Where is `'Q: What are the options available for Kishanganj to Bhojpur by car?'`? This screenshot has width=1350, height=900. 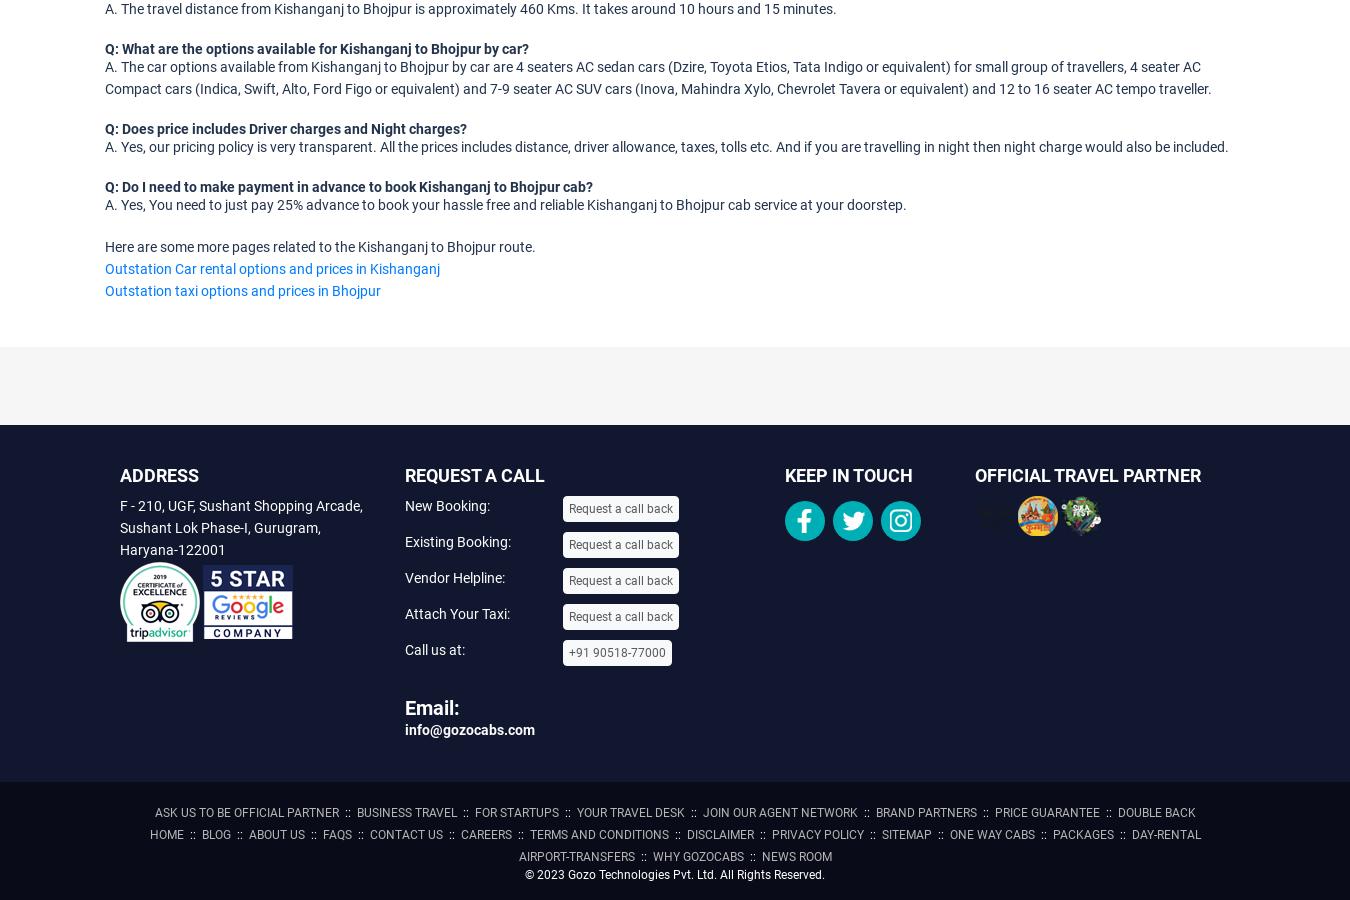 'Q: What are the options available for Kishanganj to Bhojpur by car?' is located at coordinates (315, 46).